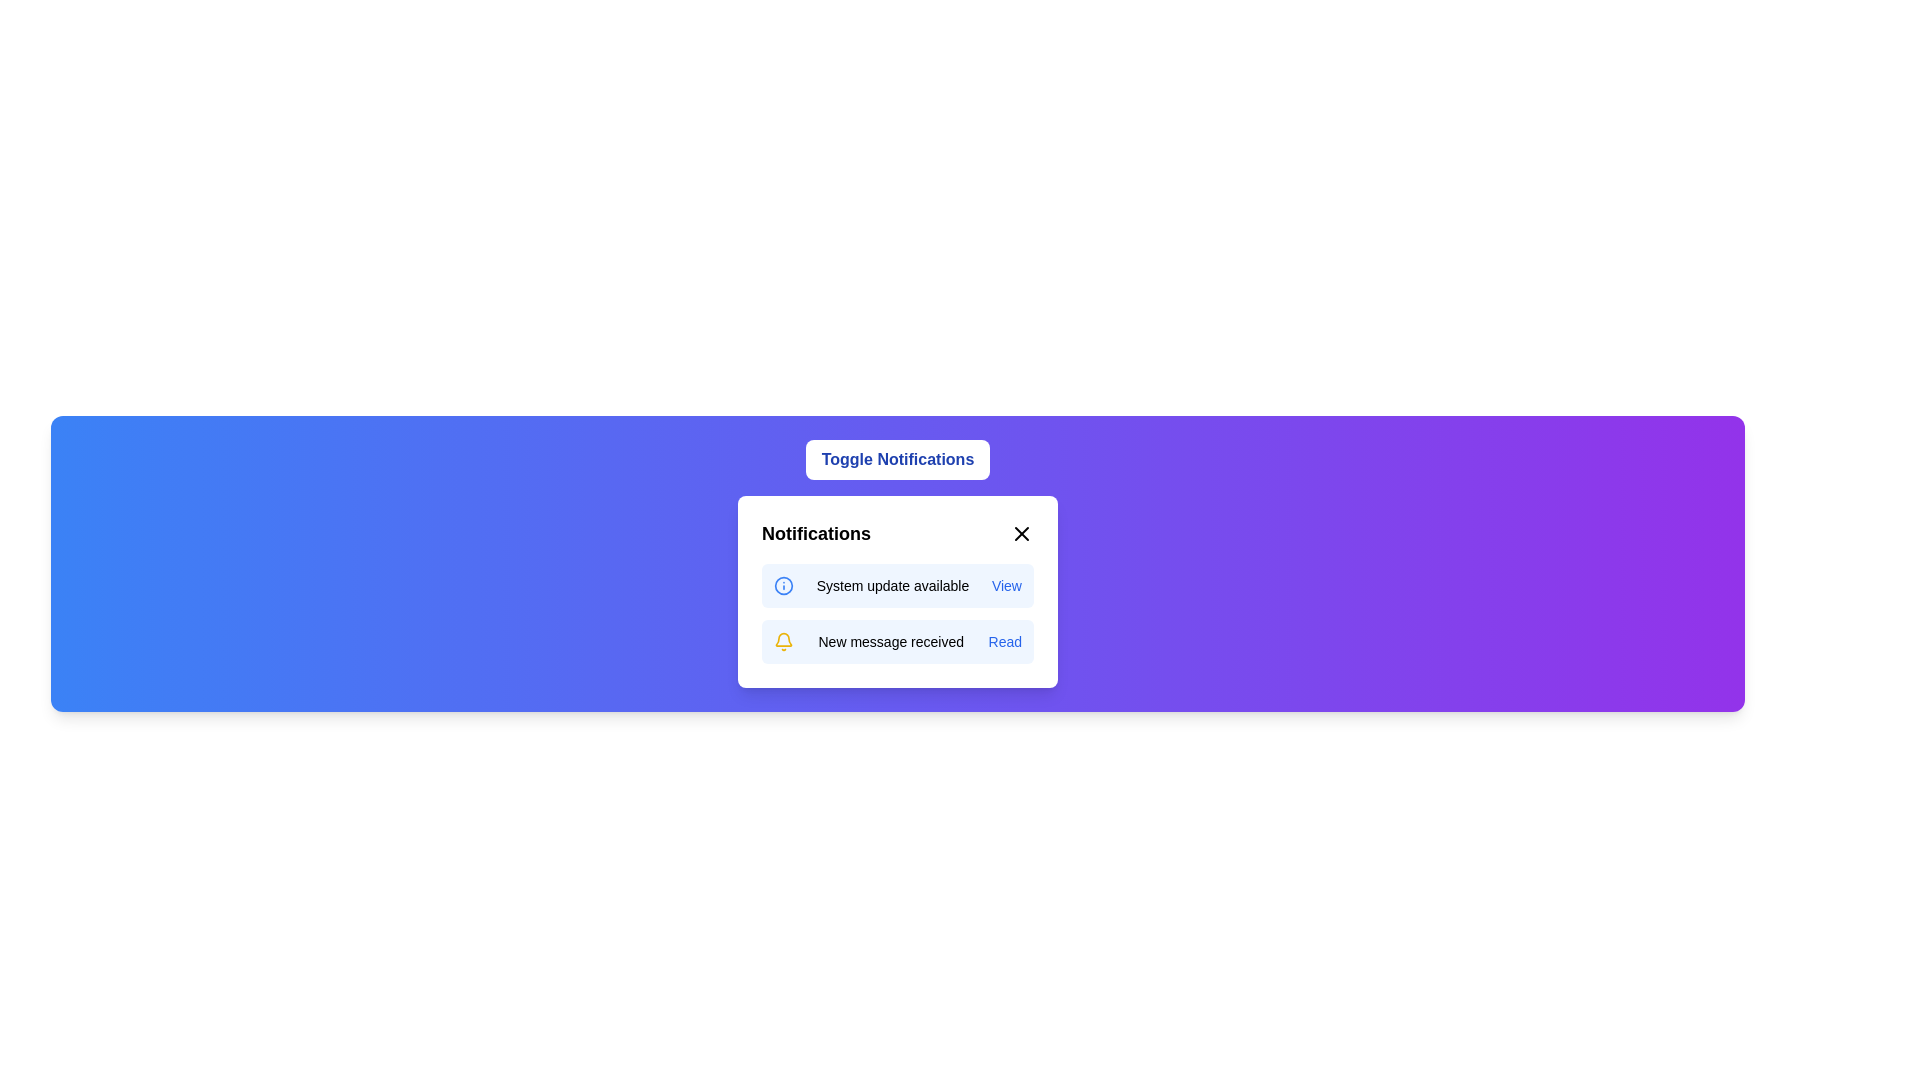 This screenshot has height=1080, width=1920. What do you see at coordinates (896, 585) in the screenshot?
I see `the Notification Item styled with a light blue background that contains the message 'System update available' and the actionable text 'View' to interact or reveal additional actions` at bounding box center [896, 585].